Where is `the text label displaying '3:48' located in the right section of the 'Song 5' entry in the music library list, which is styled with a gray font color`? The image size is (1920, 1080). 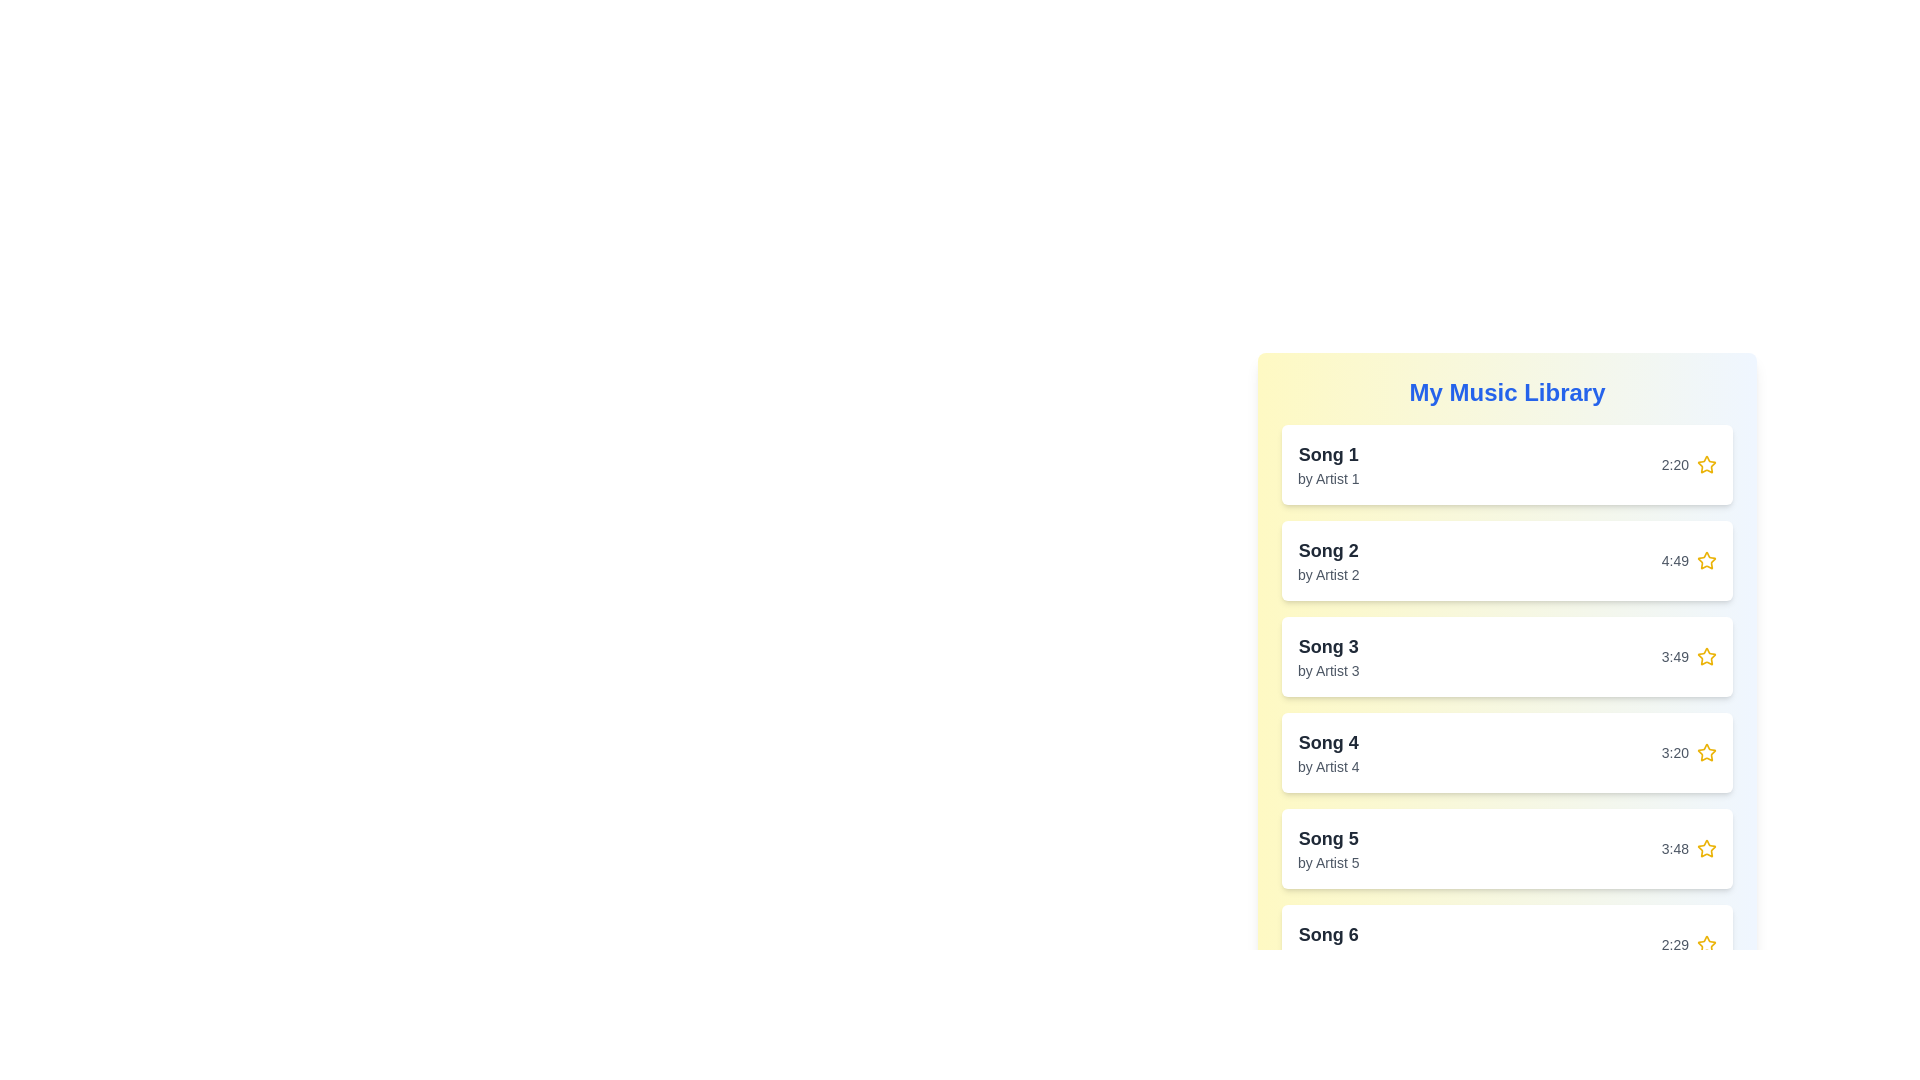 the text label displaying '3:48' located in the right section of the 'Song 5' entry in the music library list, which is styled with a gray font color is located at coordinates (1675, 848).